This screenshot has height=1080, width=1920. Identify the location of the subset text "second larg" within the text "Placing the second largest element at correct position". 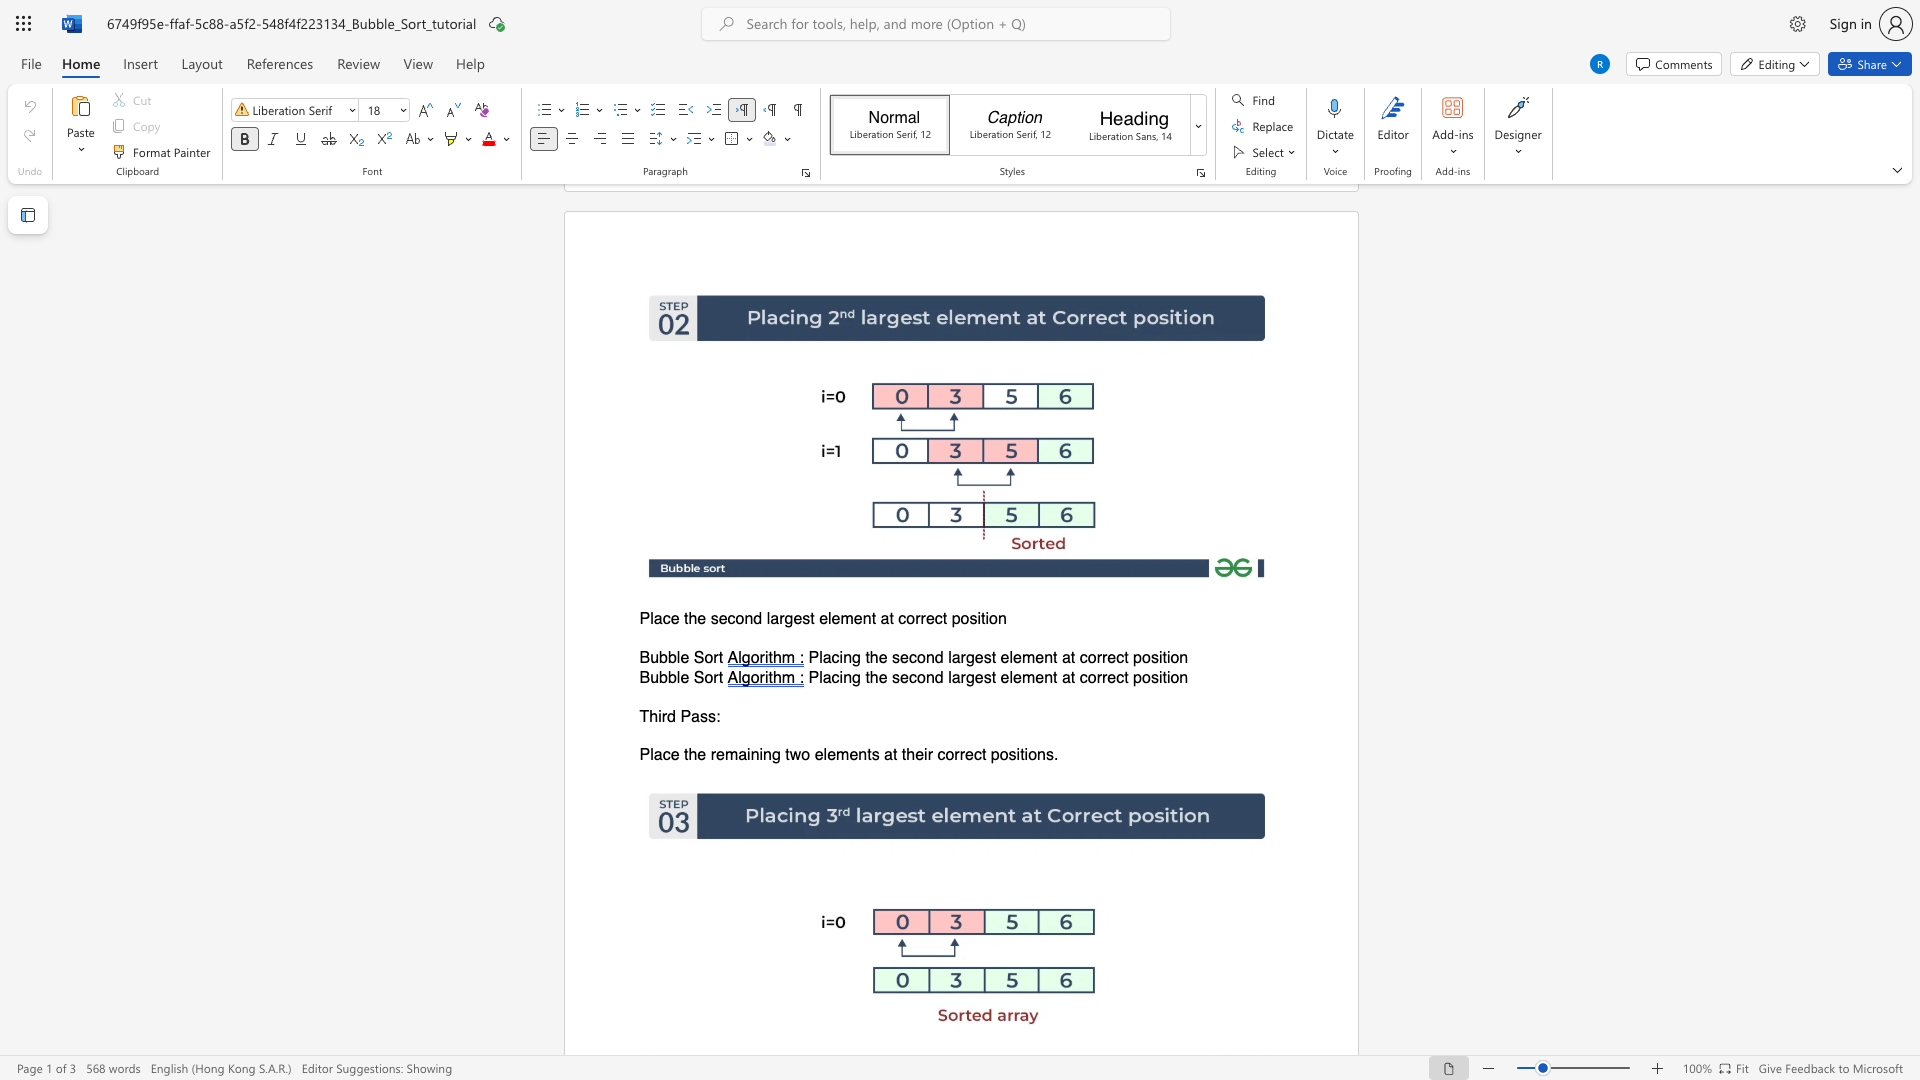
(891, 676).